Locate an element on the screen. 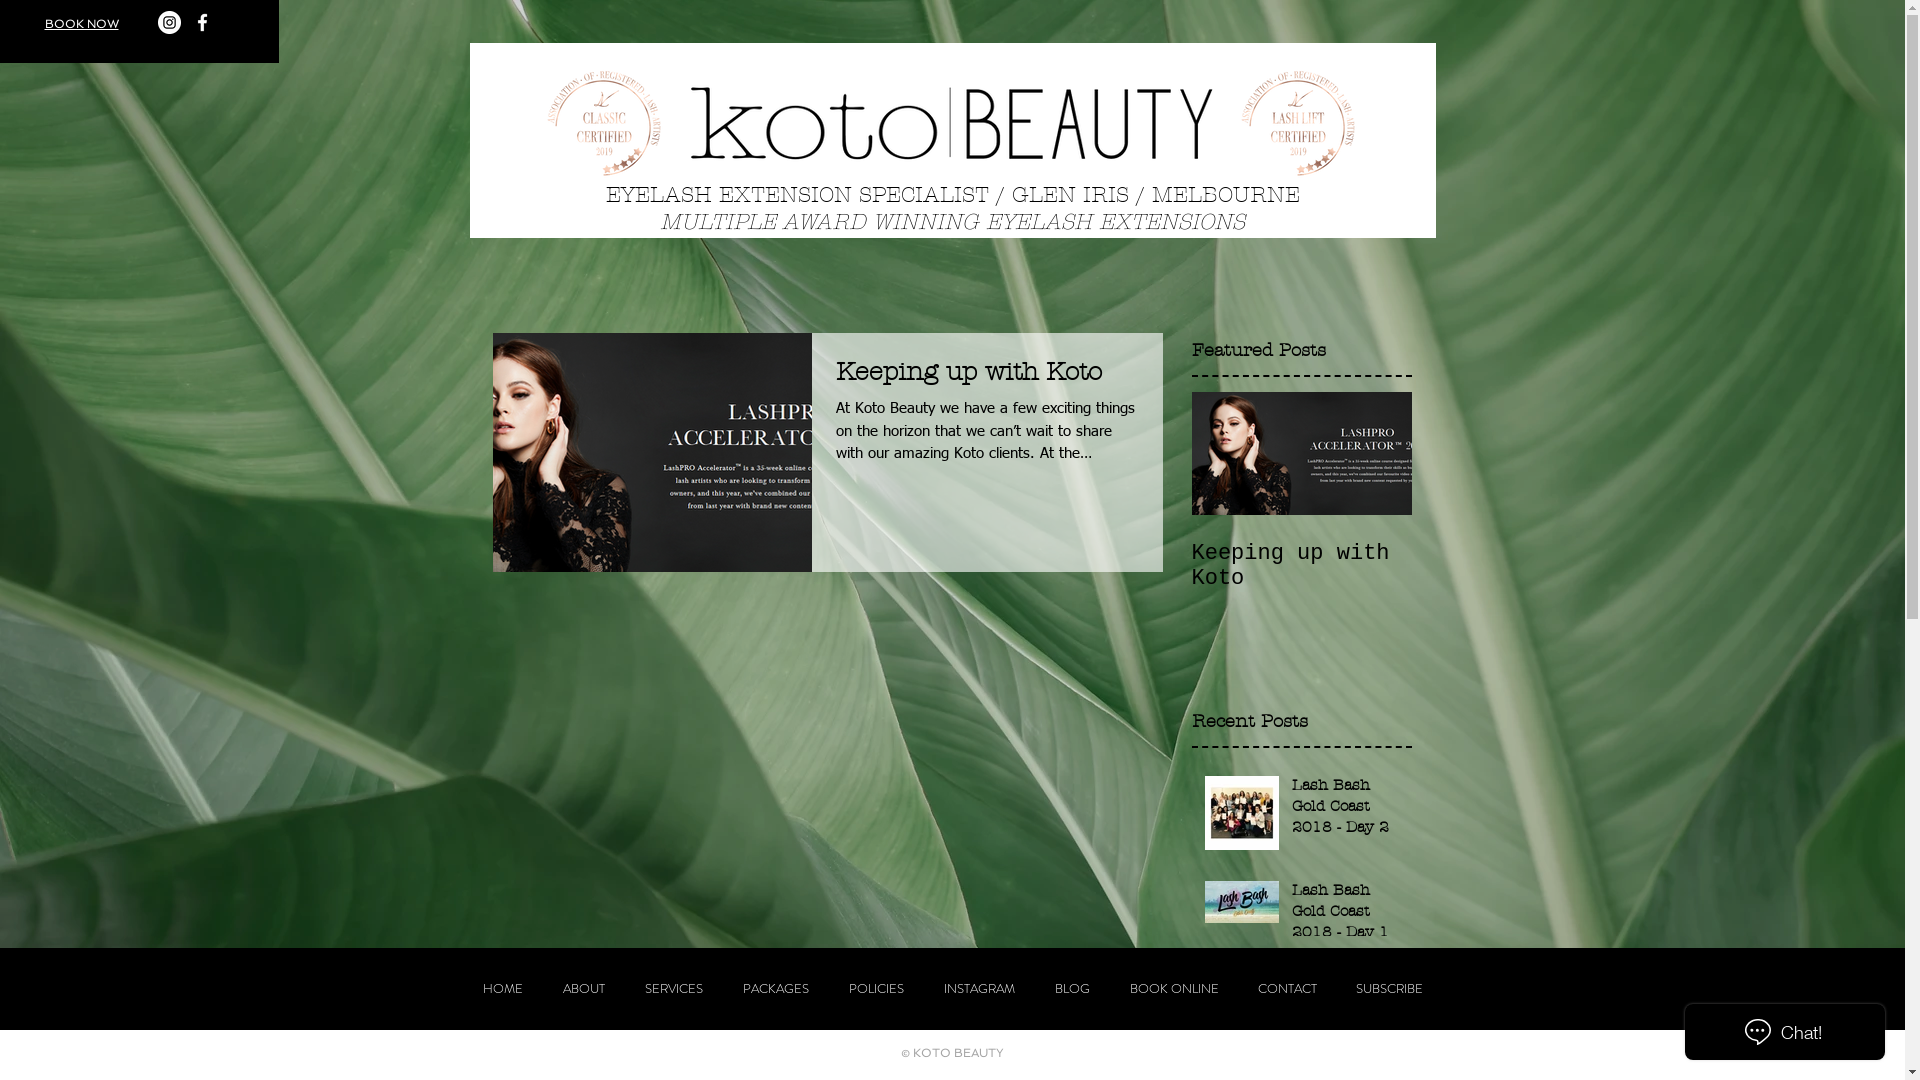 The height and width of the screenshot is (1080, 1920). 'BOOK NOW' is located at coordinates (80, 23).